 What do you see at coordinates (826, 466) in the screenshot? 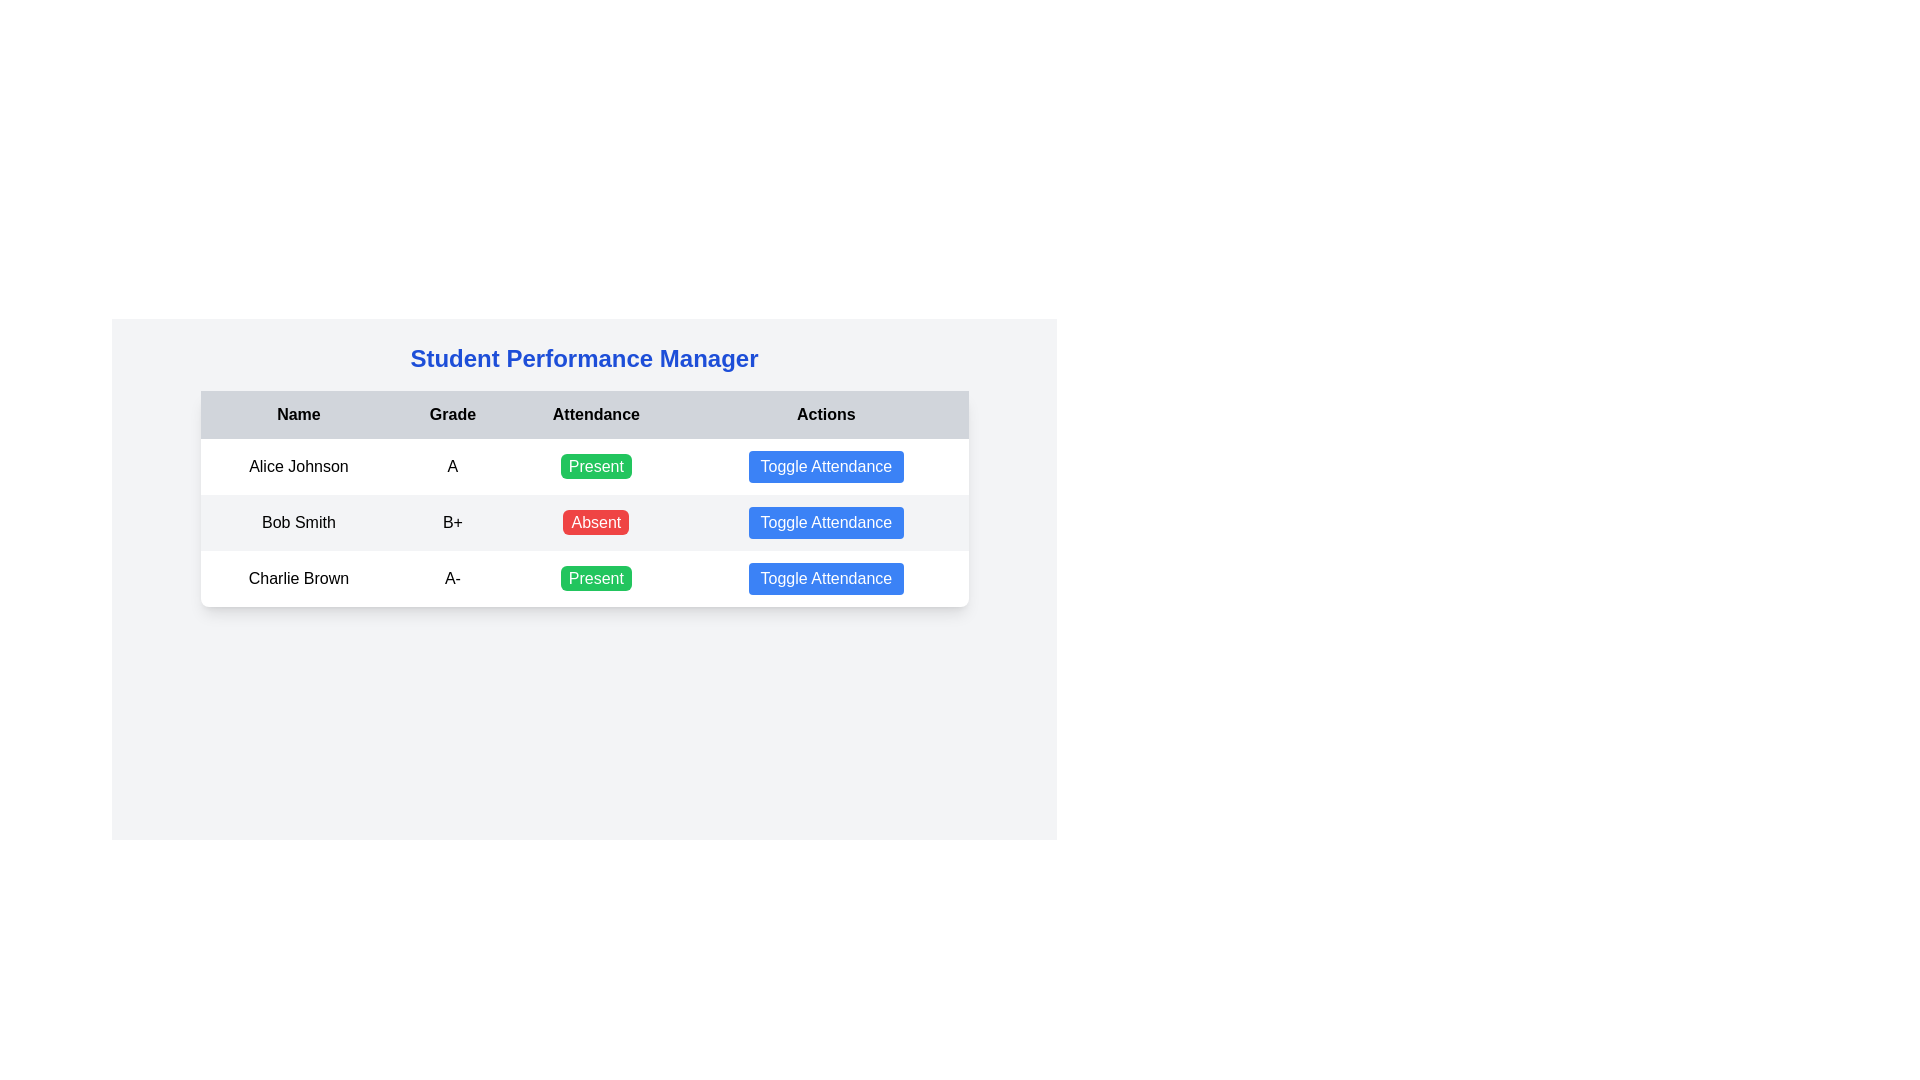
I see `the attendance toggle button for Alice Johnson located in the 'Actions' column of the data table` at bounding box center [826, 466].